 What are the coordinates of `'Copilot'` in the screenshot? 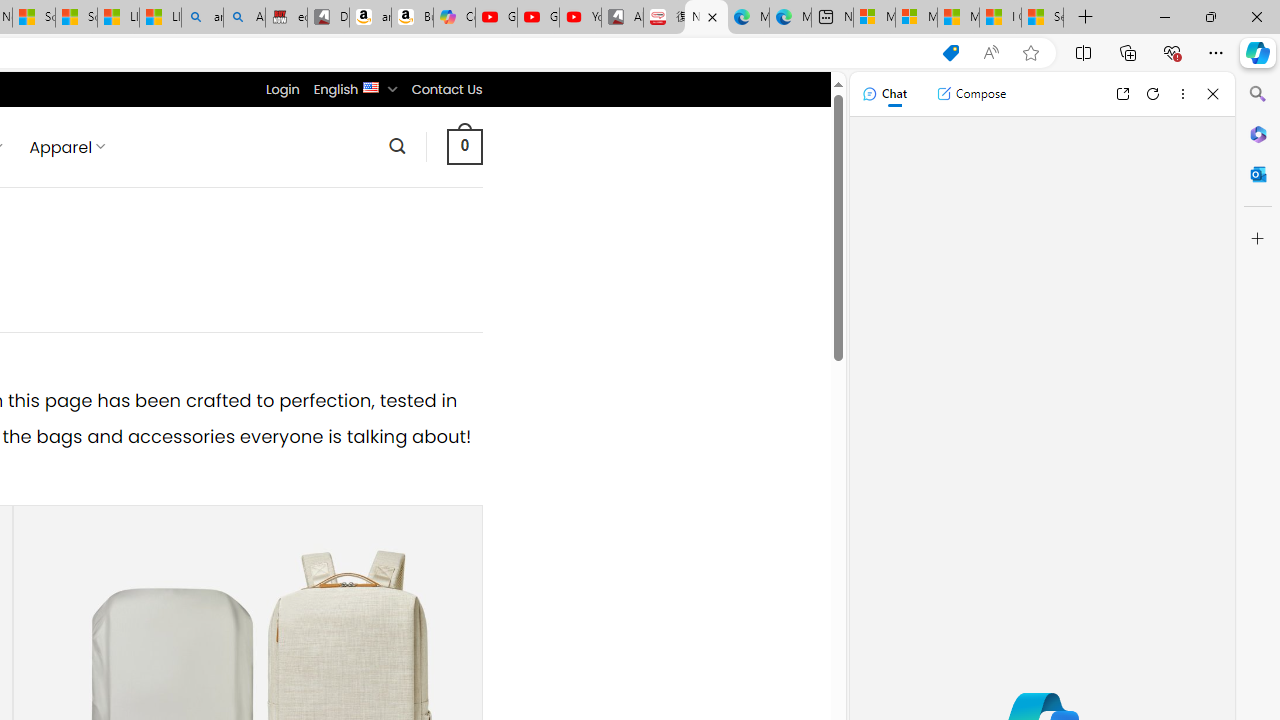 It's located at (453, 17).